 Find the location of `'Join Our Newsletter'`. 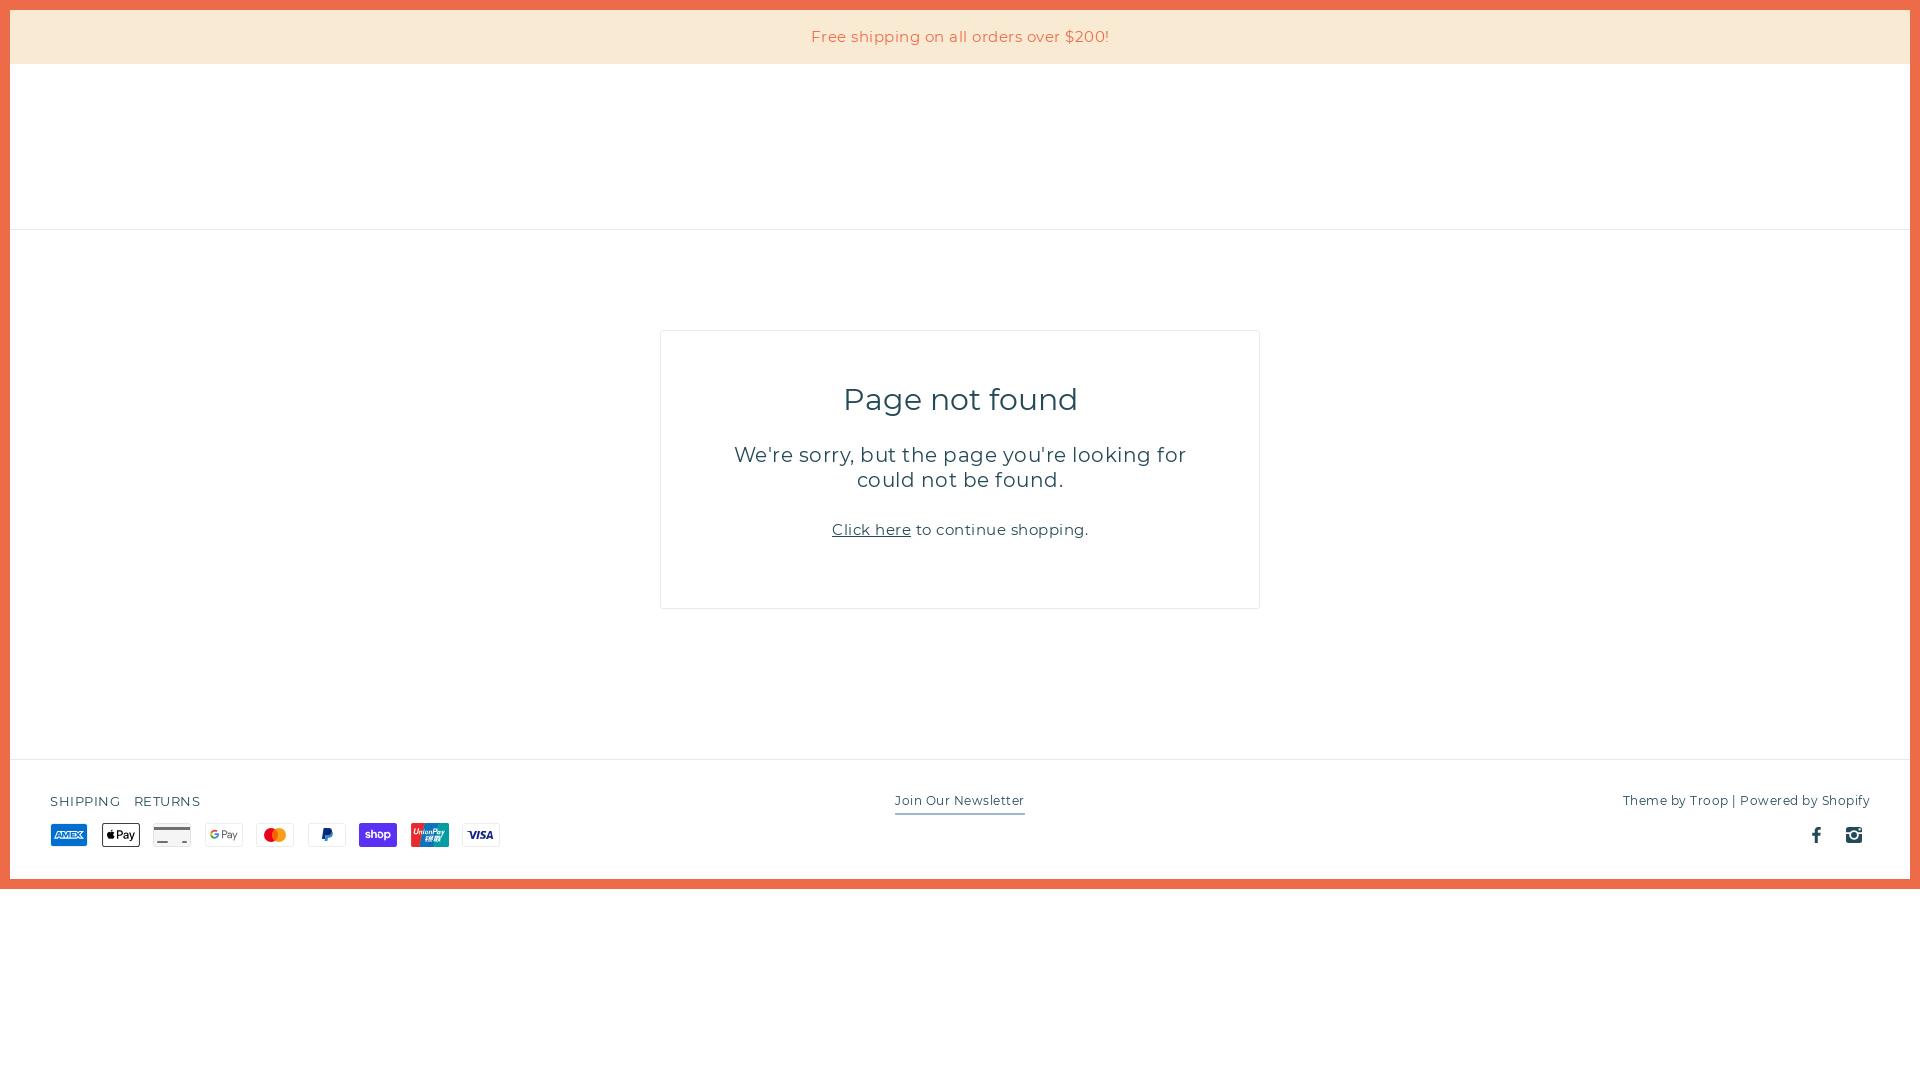

'Join Our Newsletter' is located at coordinates (960, 804).